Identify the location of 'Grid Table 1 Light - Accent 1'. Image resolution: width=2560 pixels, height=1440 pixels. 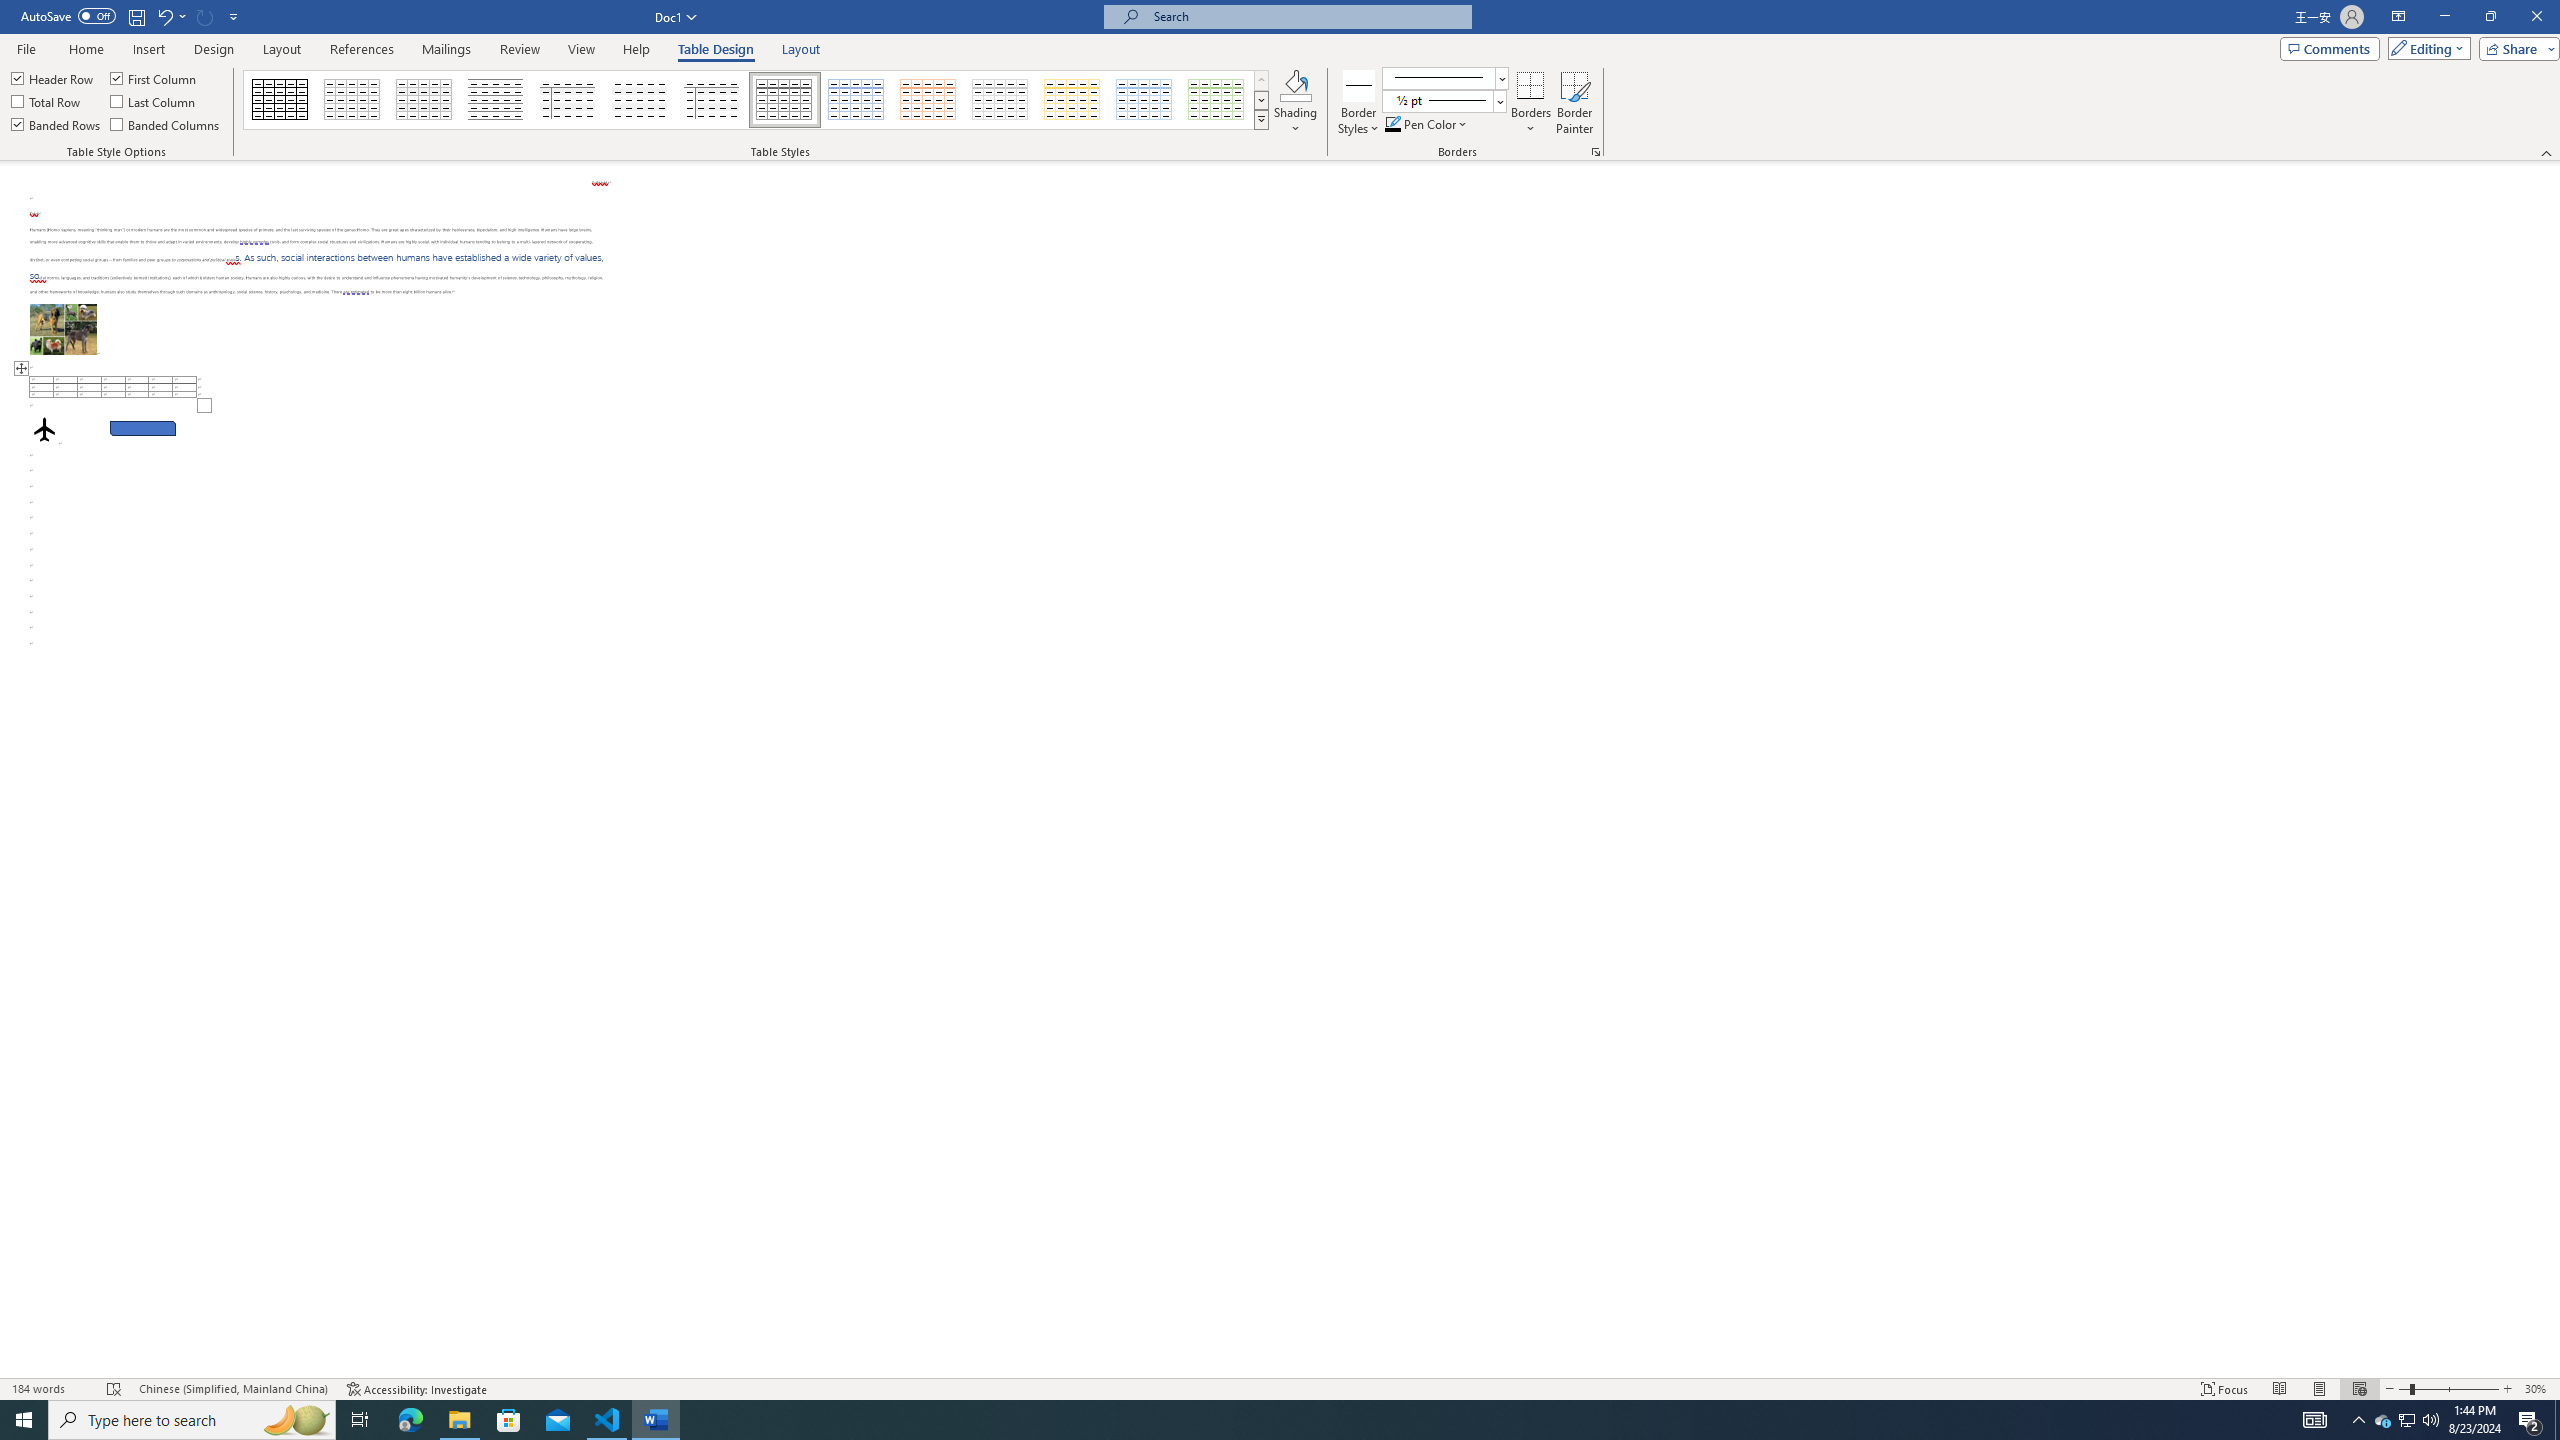
(856, 99).